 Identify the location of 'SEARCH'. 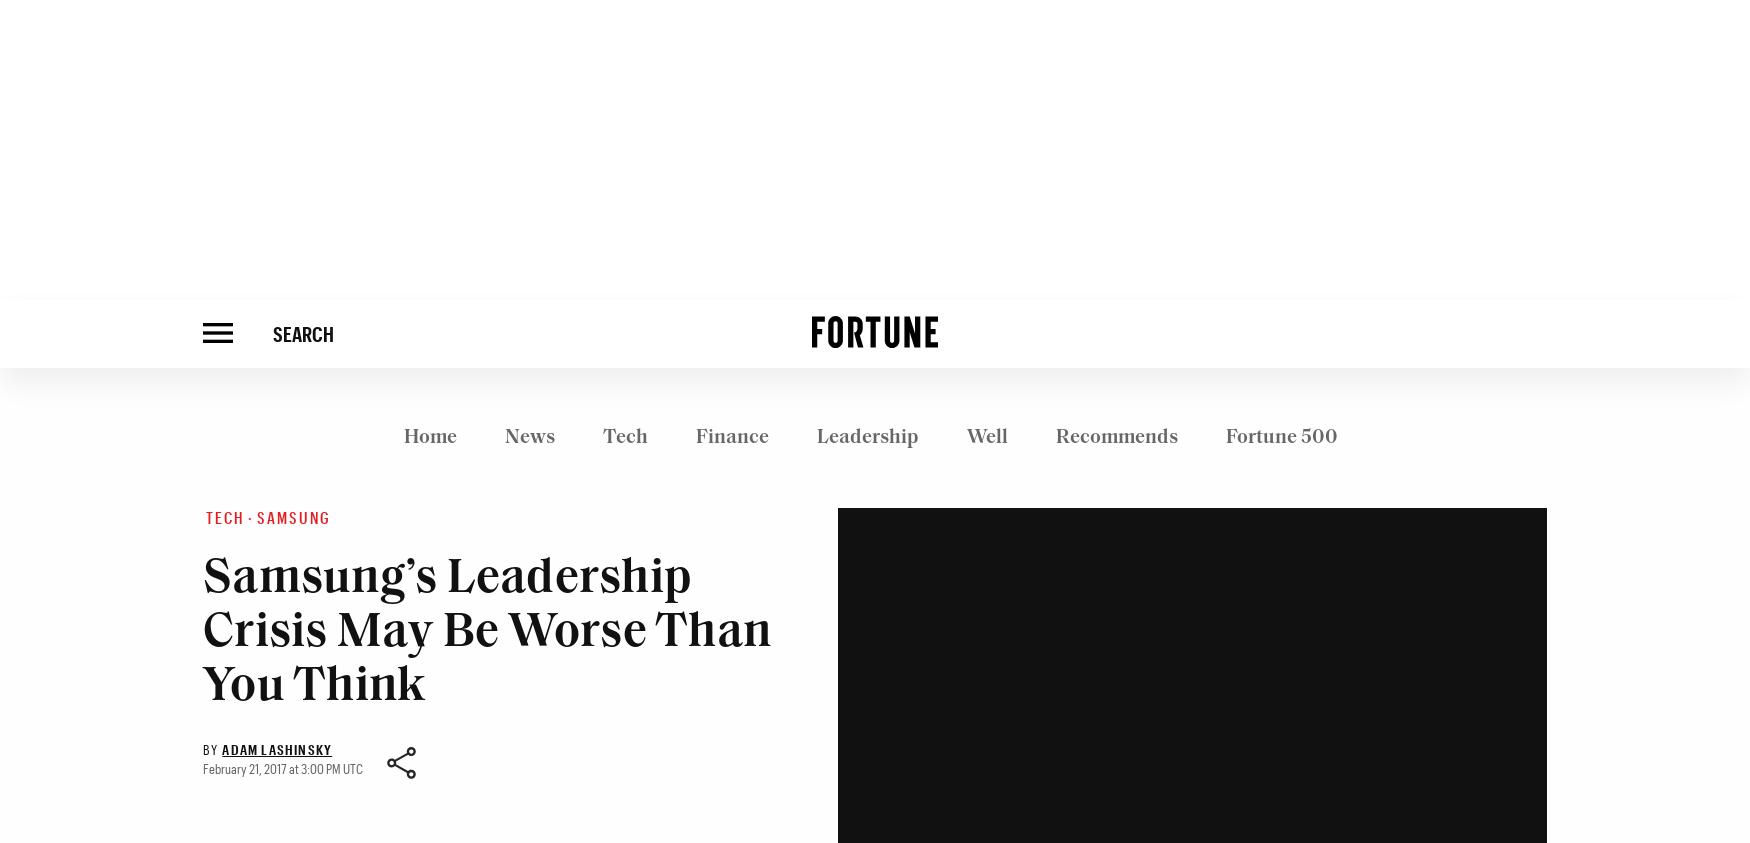
(302, 332).